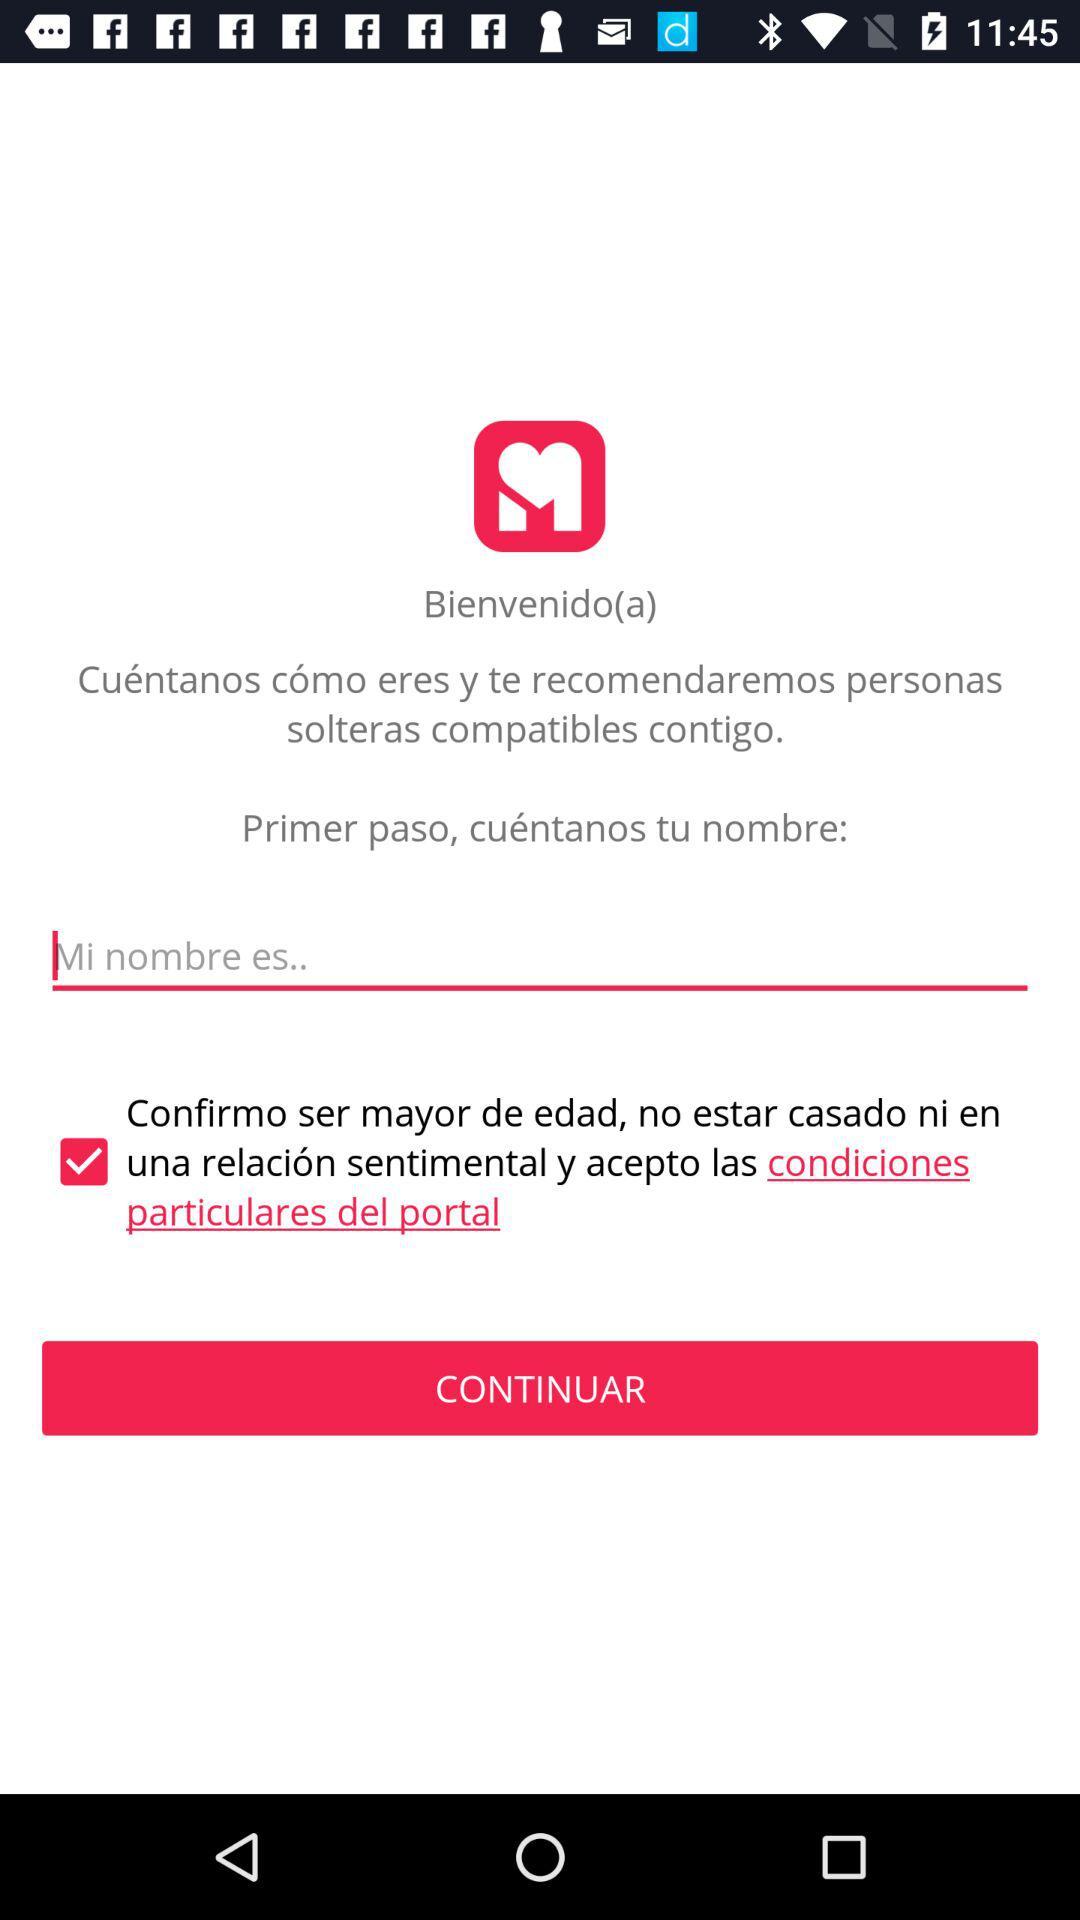 The width and height of the screenshot is (1080, 1920). Describe the element at coordinates (540, 955) in the screenshot. I see `icon above confirmo ser mayor` at that location.